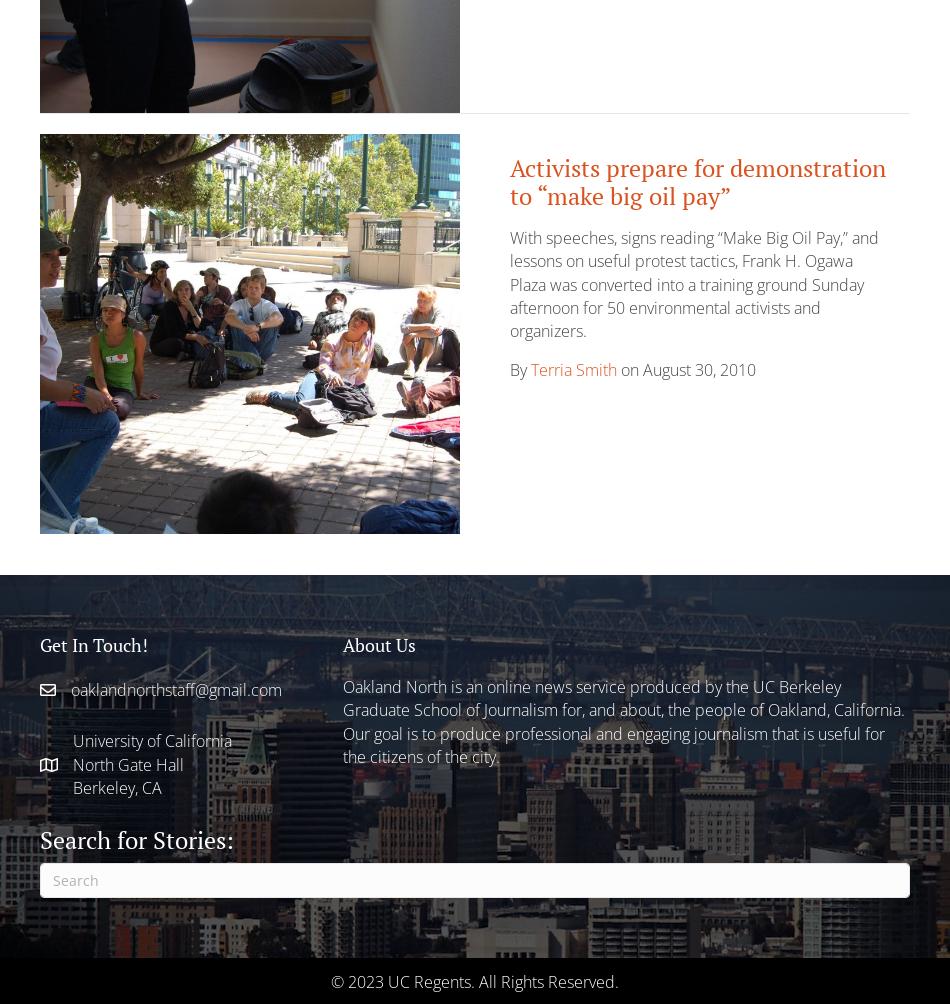 The width and height of the screenshot is (950, 1004). What do you see at coordinates (39, 840) in the screenshot?
I see `'Search for Stories:'` at bounding box center [39, 840].